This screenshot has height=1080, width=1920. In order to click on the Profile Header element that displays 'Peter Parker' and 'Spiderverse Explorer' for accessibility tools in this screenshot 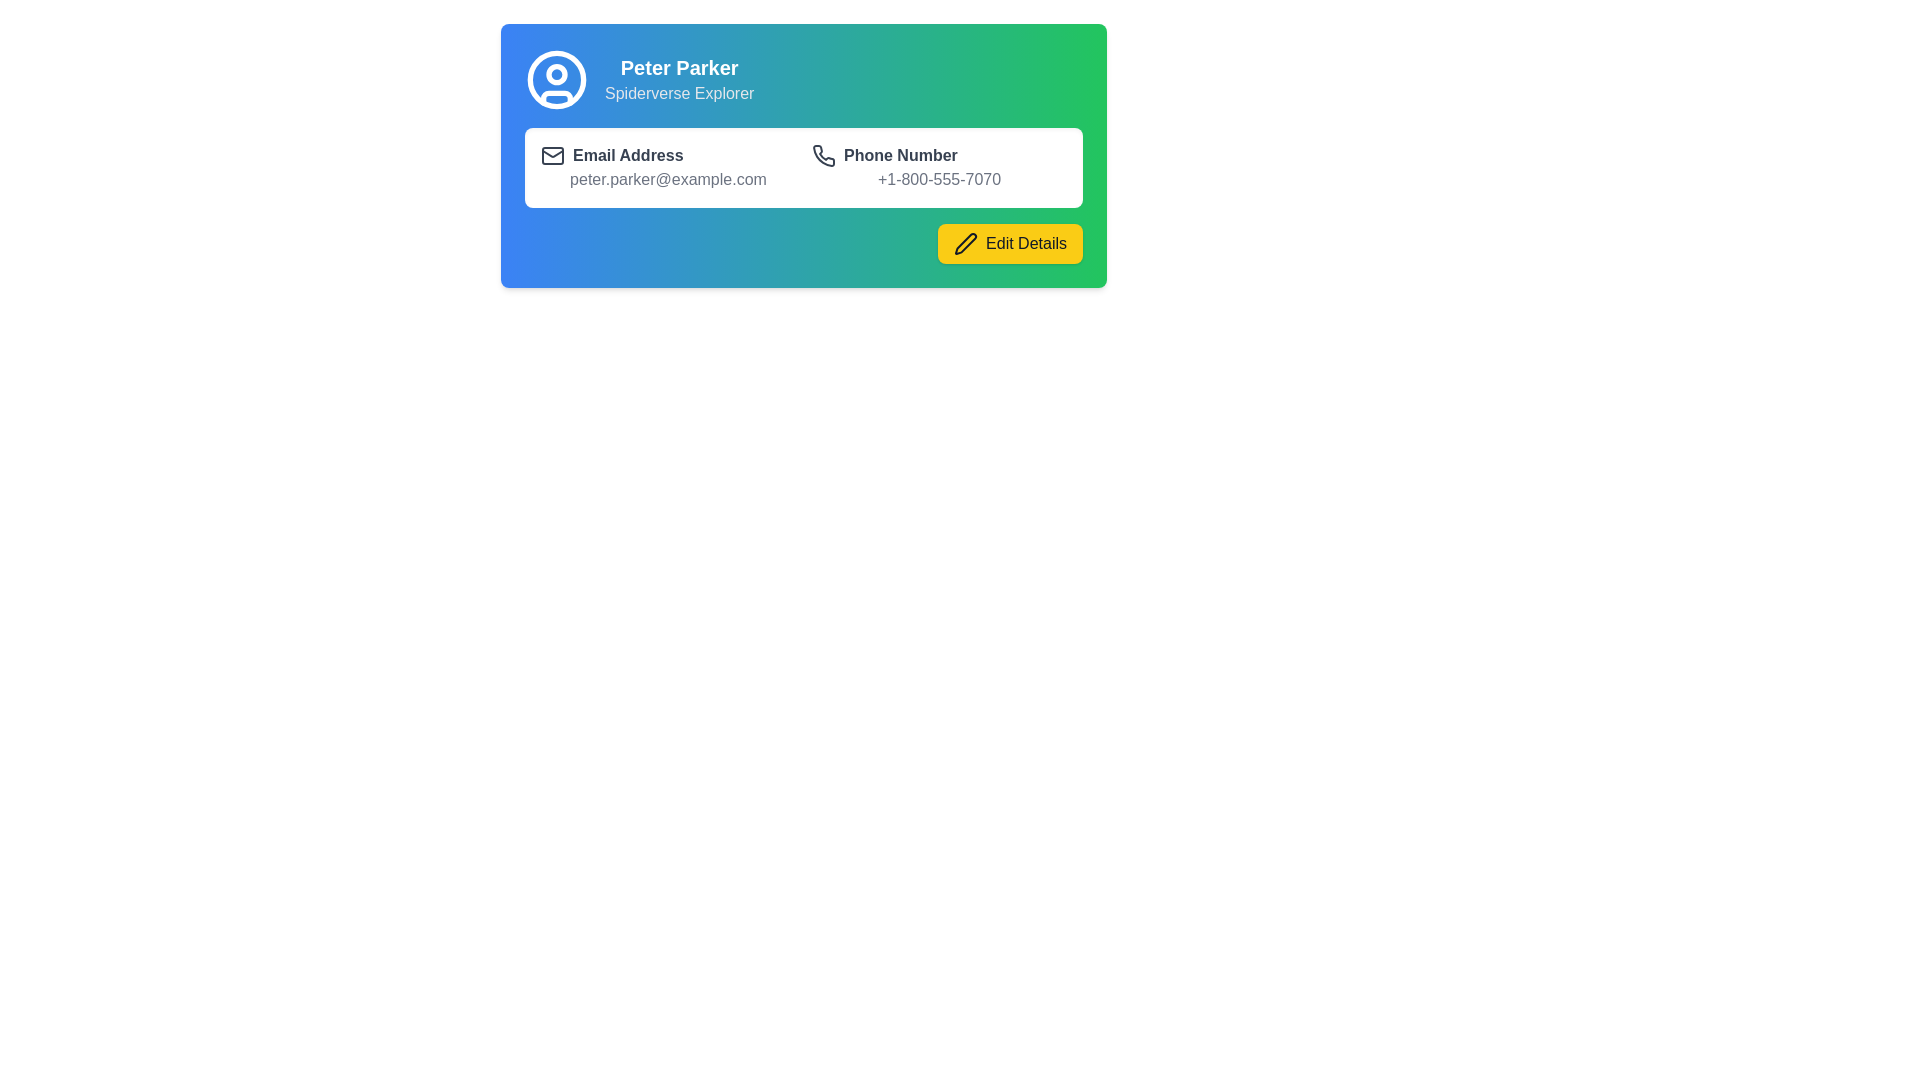, I will do `click(804, 79)`.